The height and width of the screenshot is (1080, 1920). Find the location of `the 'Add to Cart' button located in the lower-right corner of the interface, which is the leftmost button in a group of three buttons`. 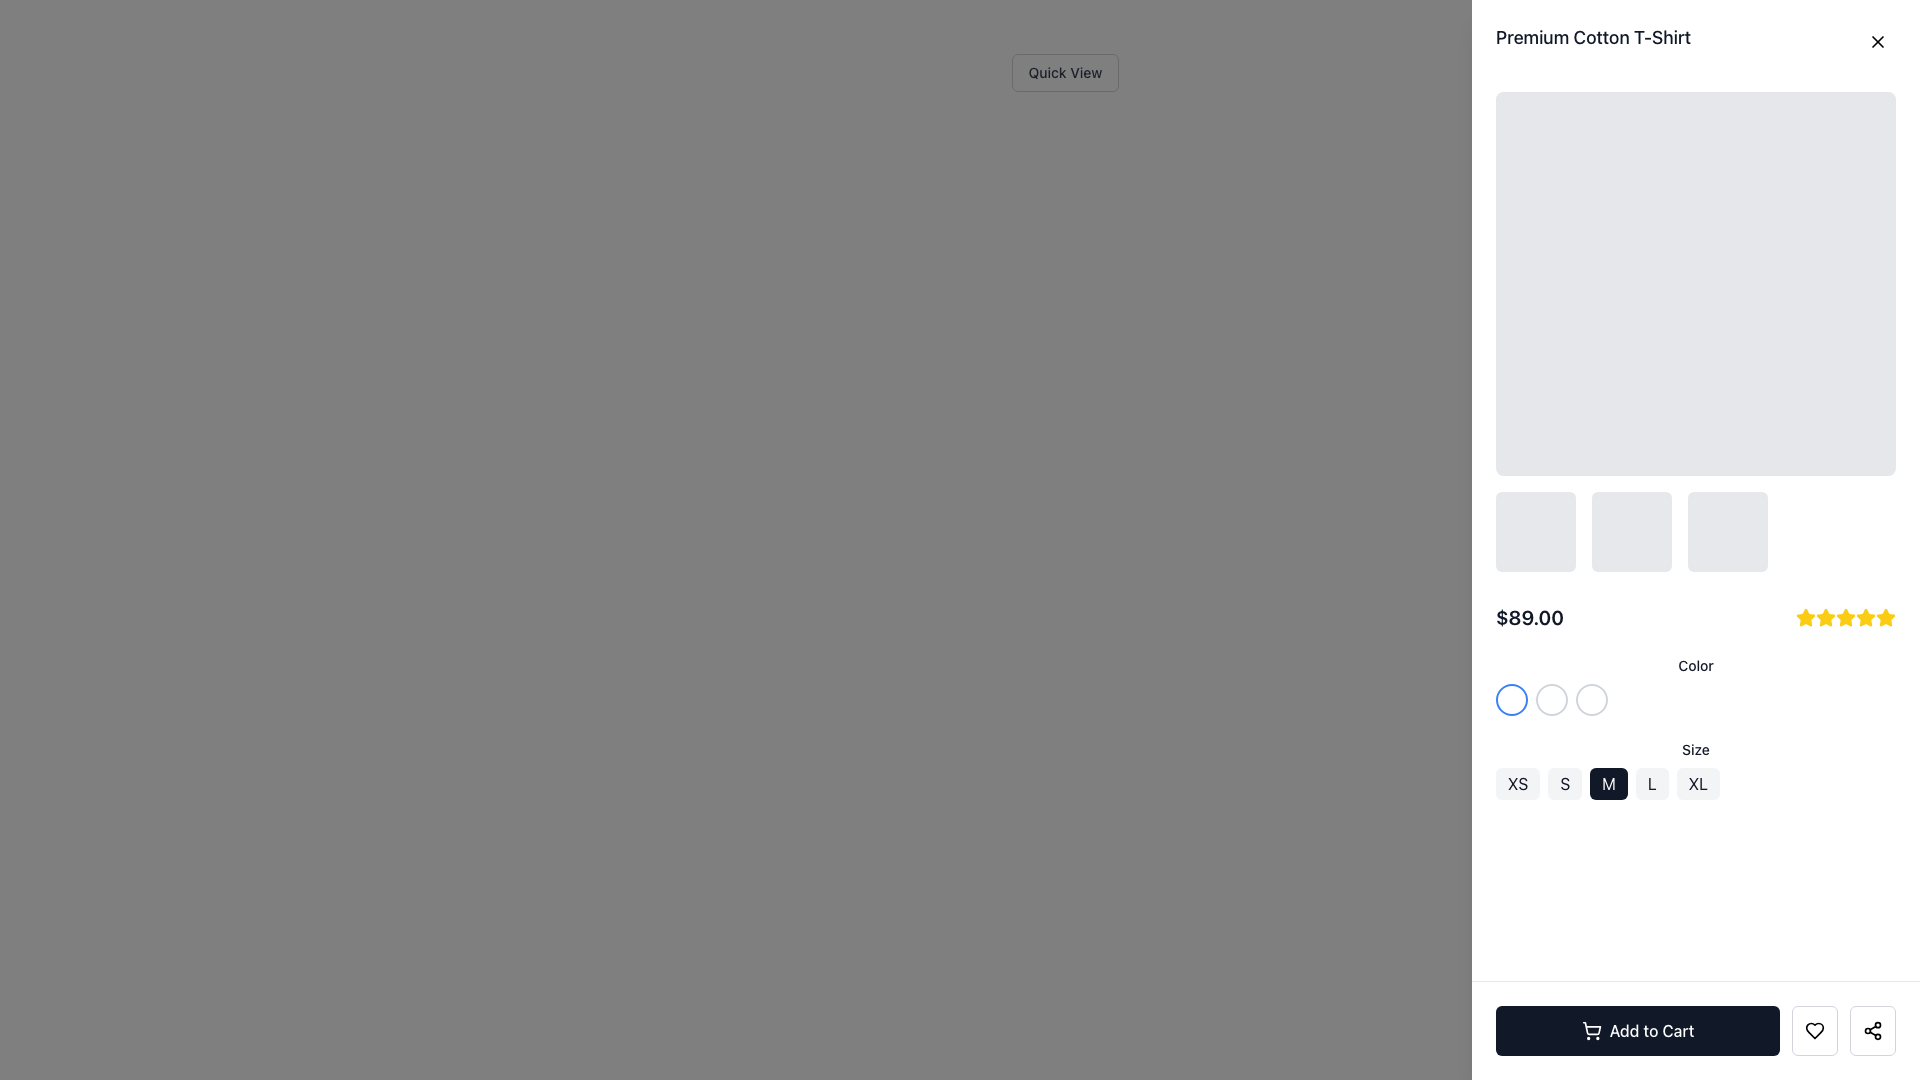

the 'Add to Cart' button located in the lower-right corner of the interface, which is the leftmost button in a group of three buttons is located at coordinates (1694, 1030).